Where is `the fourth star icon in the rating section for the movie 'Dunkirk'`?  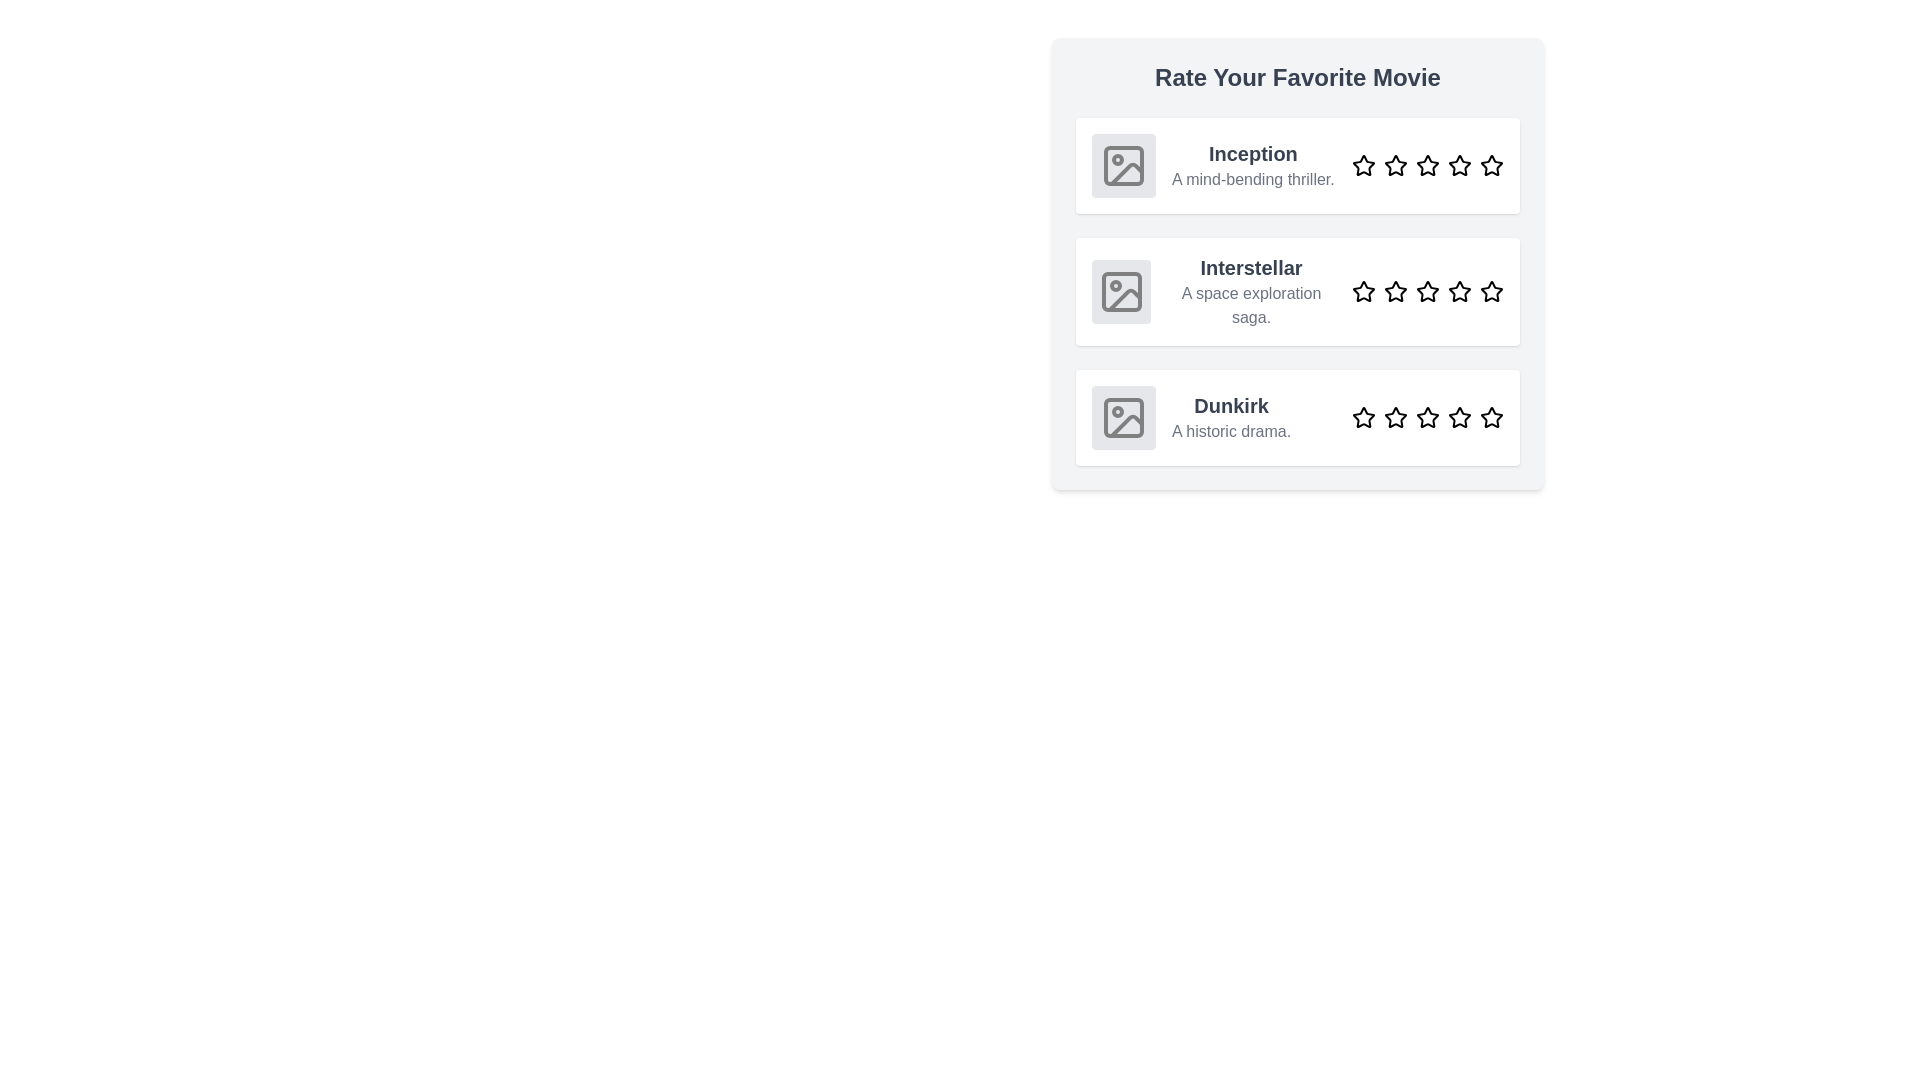 the fourth star icon in the rating section for the movie 'Dunkirk' is located at coordinates (1459, 416).